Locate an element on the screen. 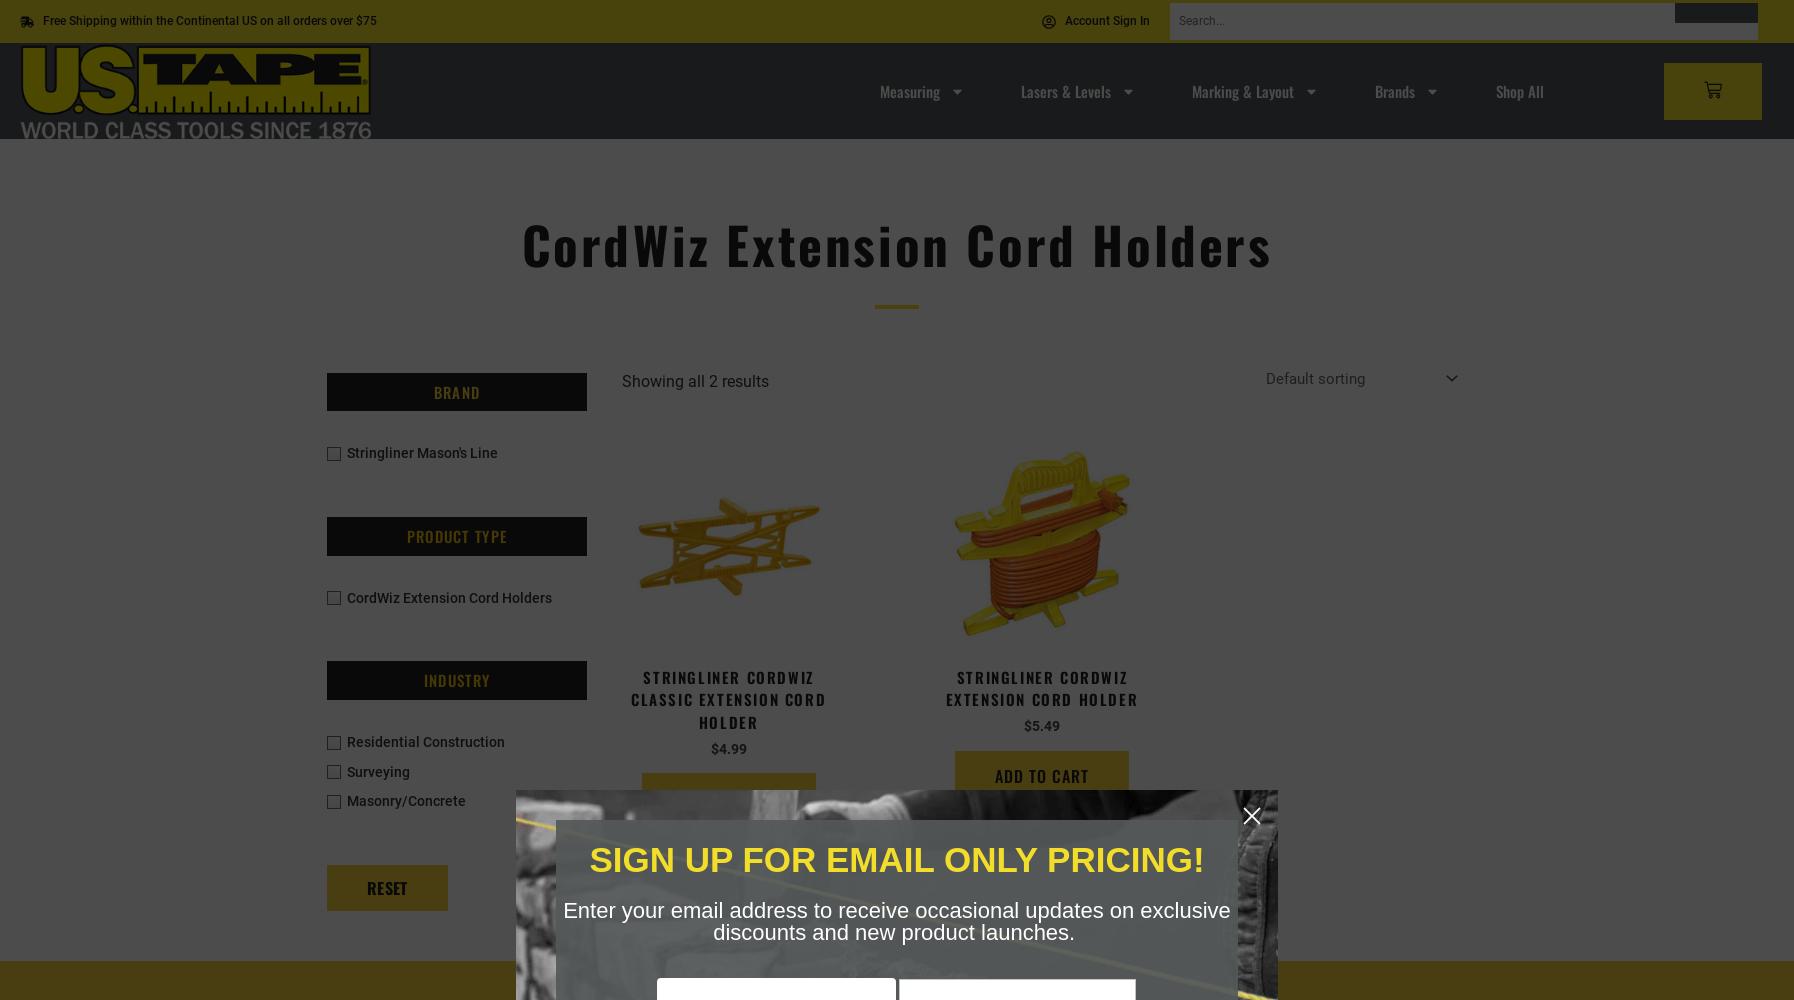 The width and height of the screenshot is (1794, 1000). 'Industry' is located at coordinates (422, 680).